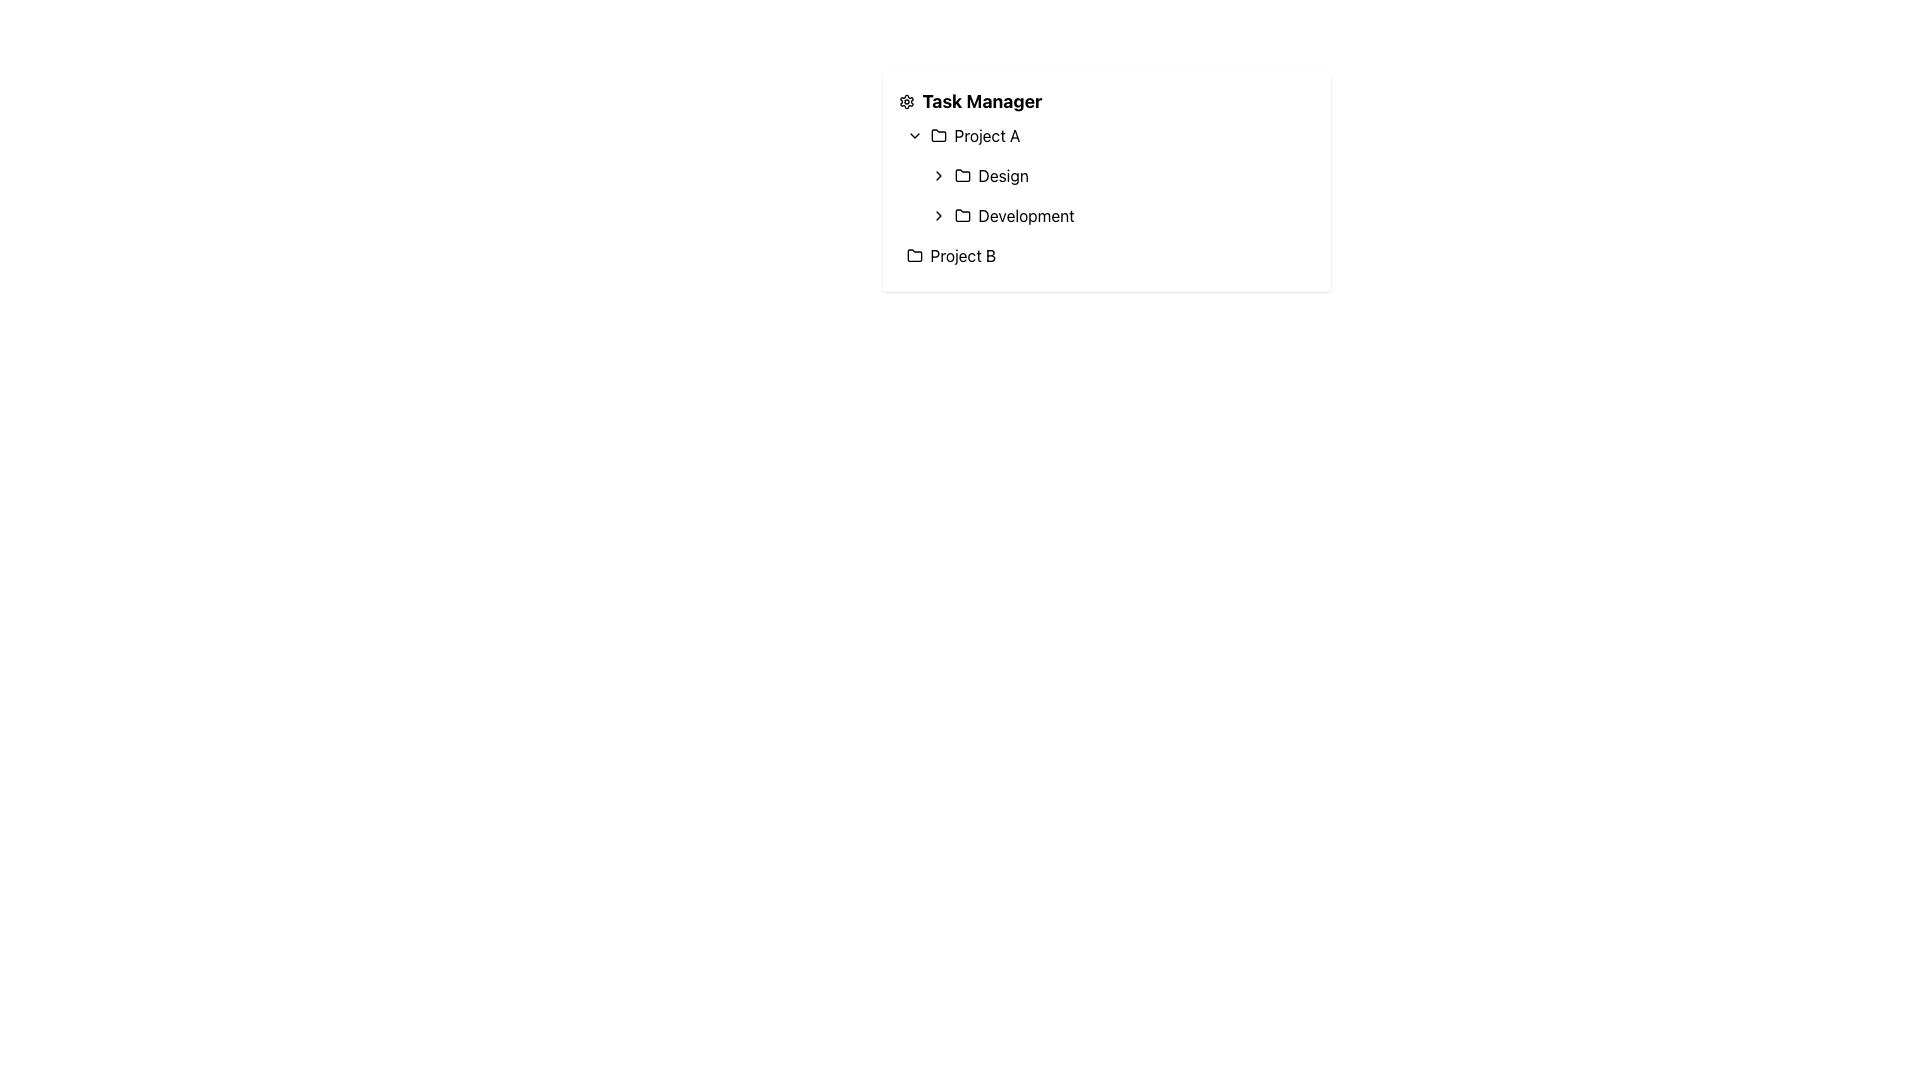 This screenshot has width=1920, height=1080. What do you see at coordinates (937, 216) in the screenshot?
I see `the chevron icon located to the left of the 'Development' text` at bounding box center [937, 216].